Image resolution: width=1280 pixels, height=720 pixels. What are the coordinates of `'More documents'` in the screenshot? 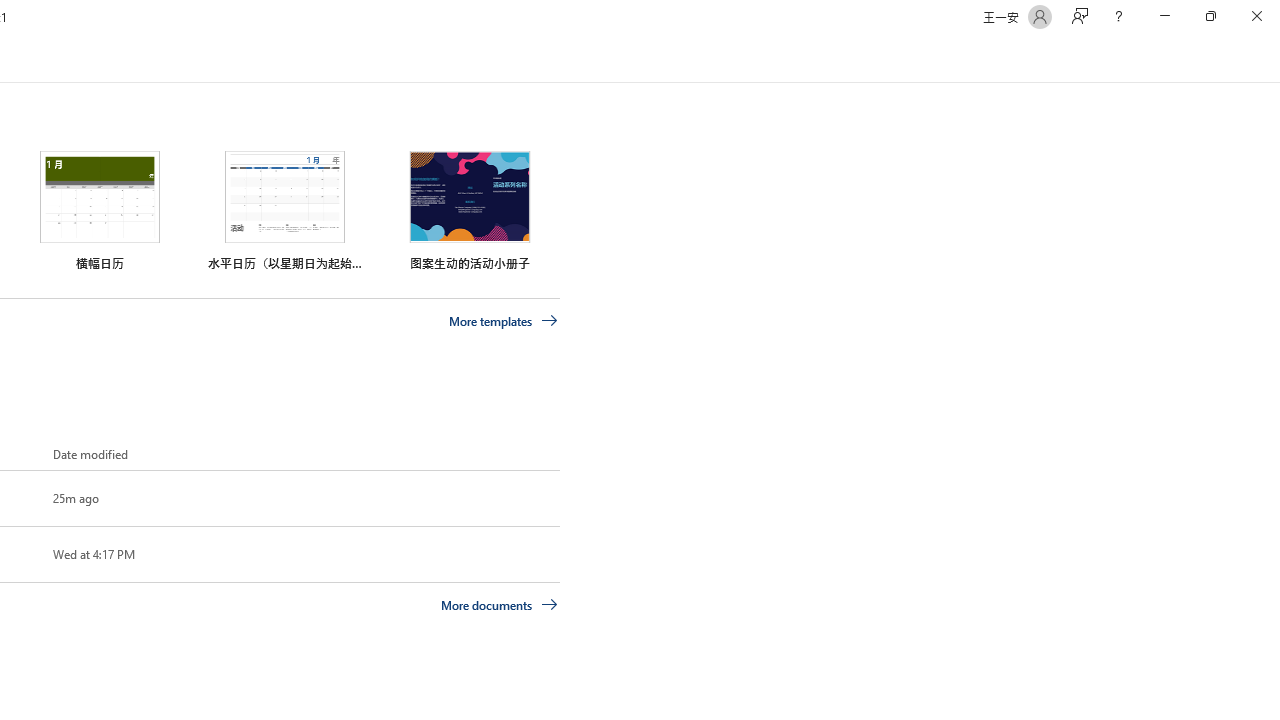 It's located at (499, 603).